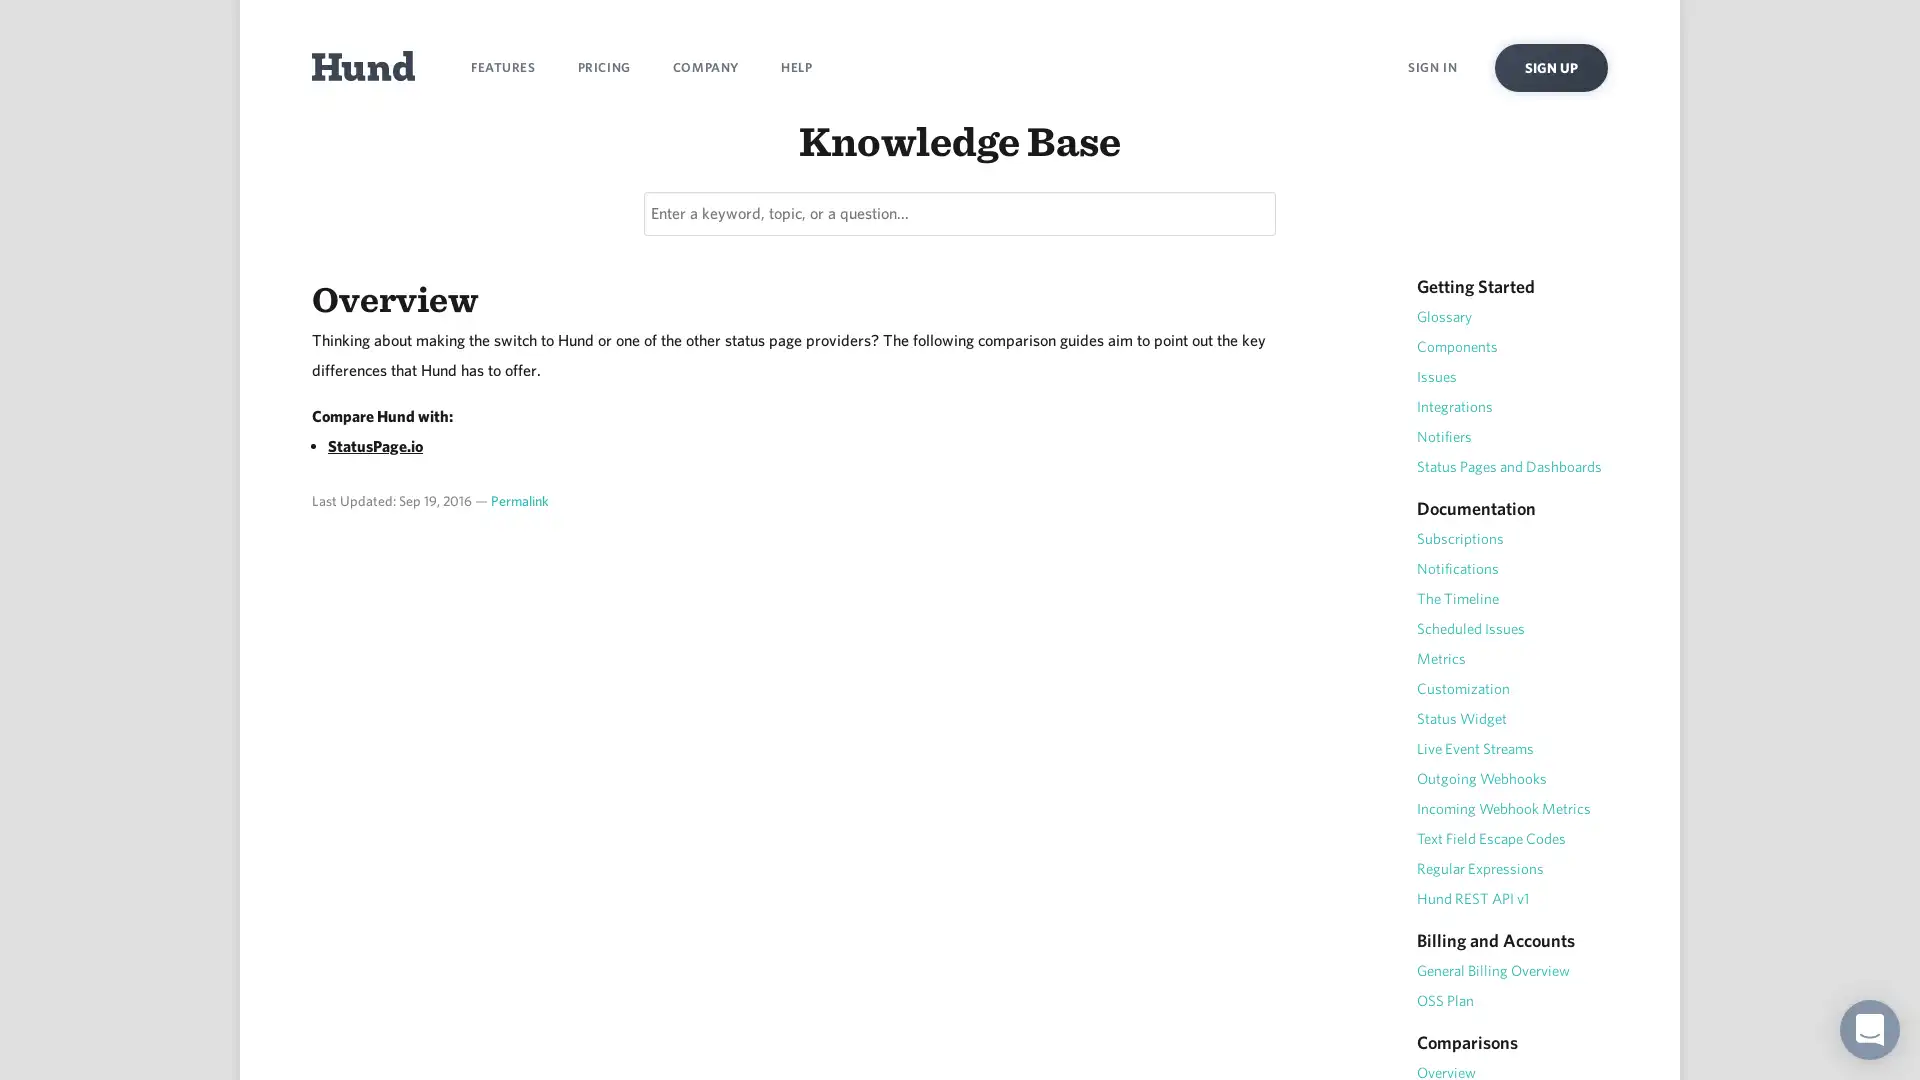 The image size is (1920, 1080). Describe the element at coordinates (1869, 1029) in the screenshot. I see `Open Intercom Messenger` at that location.